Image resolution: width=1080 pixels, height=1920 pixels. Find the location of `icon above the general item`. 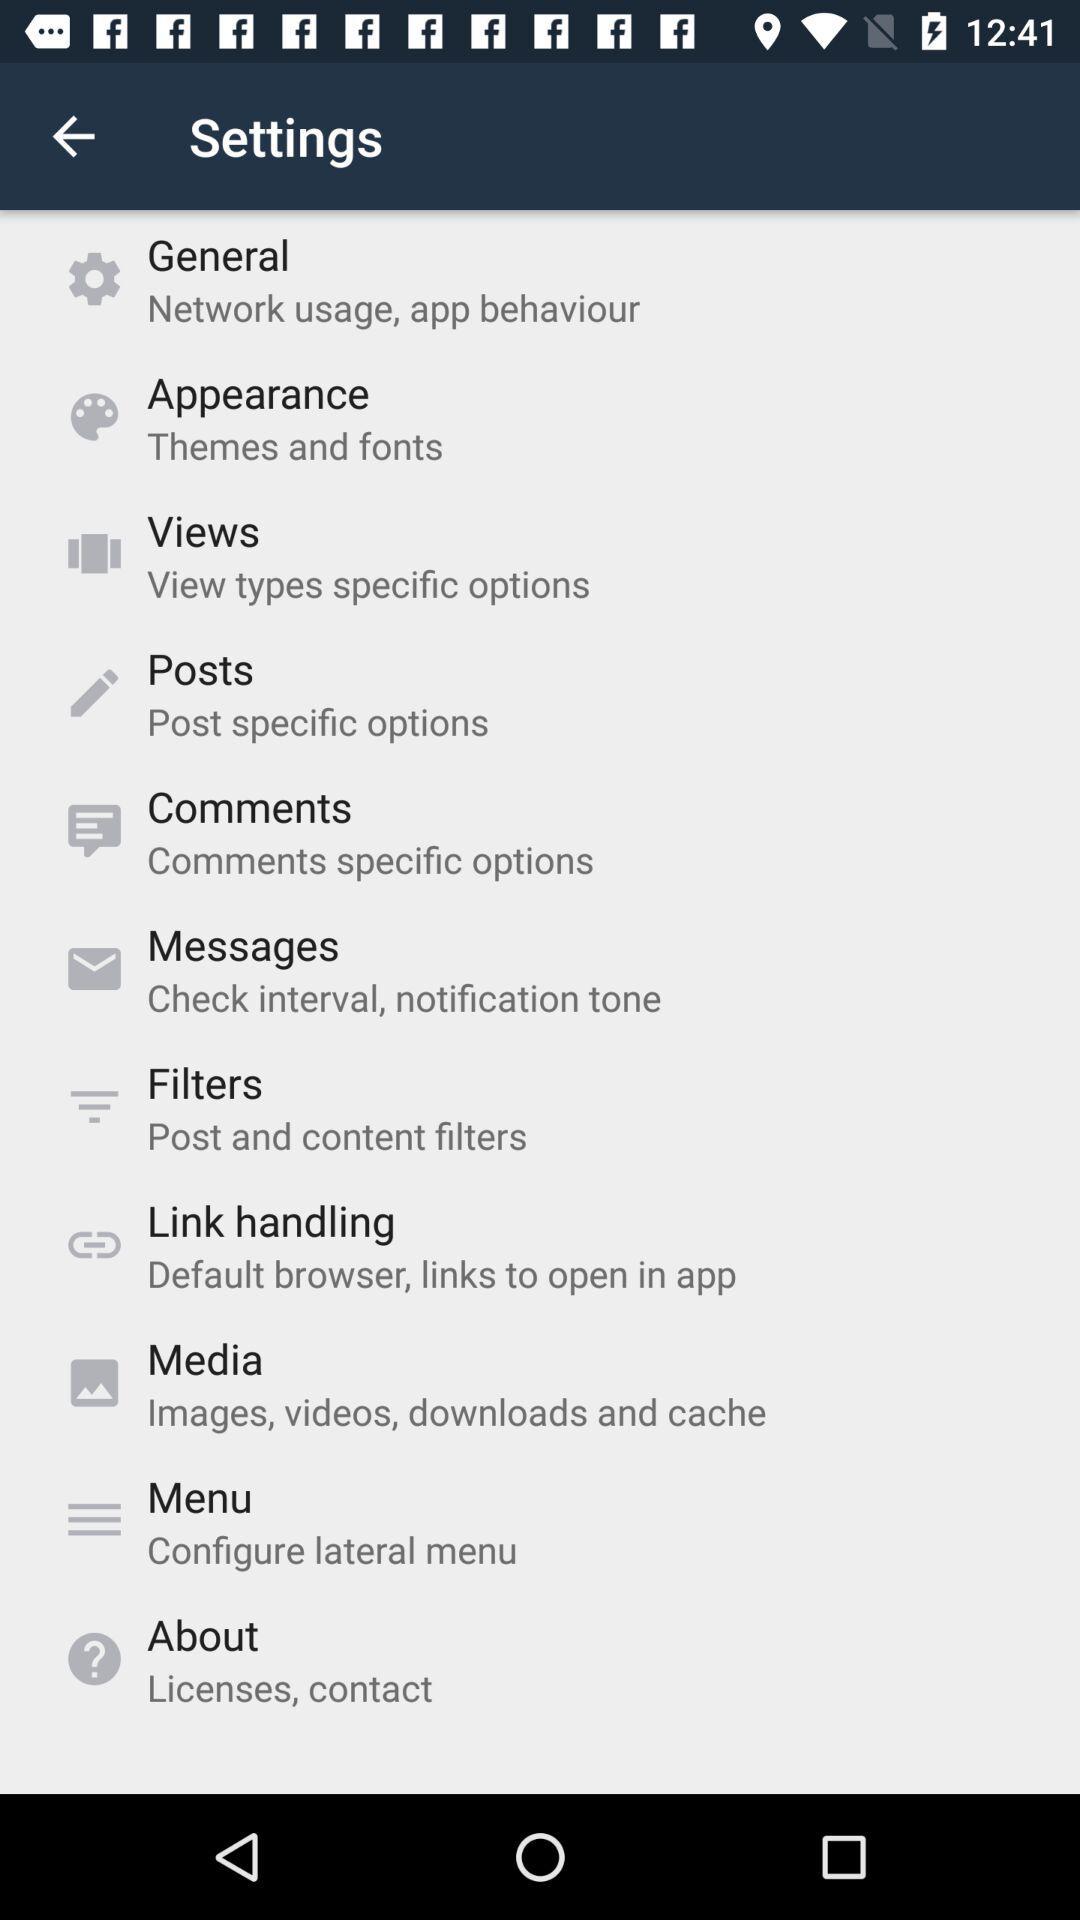

icon above the general item is located at coordinates (72, 135).